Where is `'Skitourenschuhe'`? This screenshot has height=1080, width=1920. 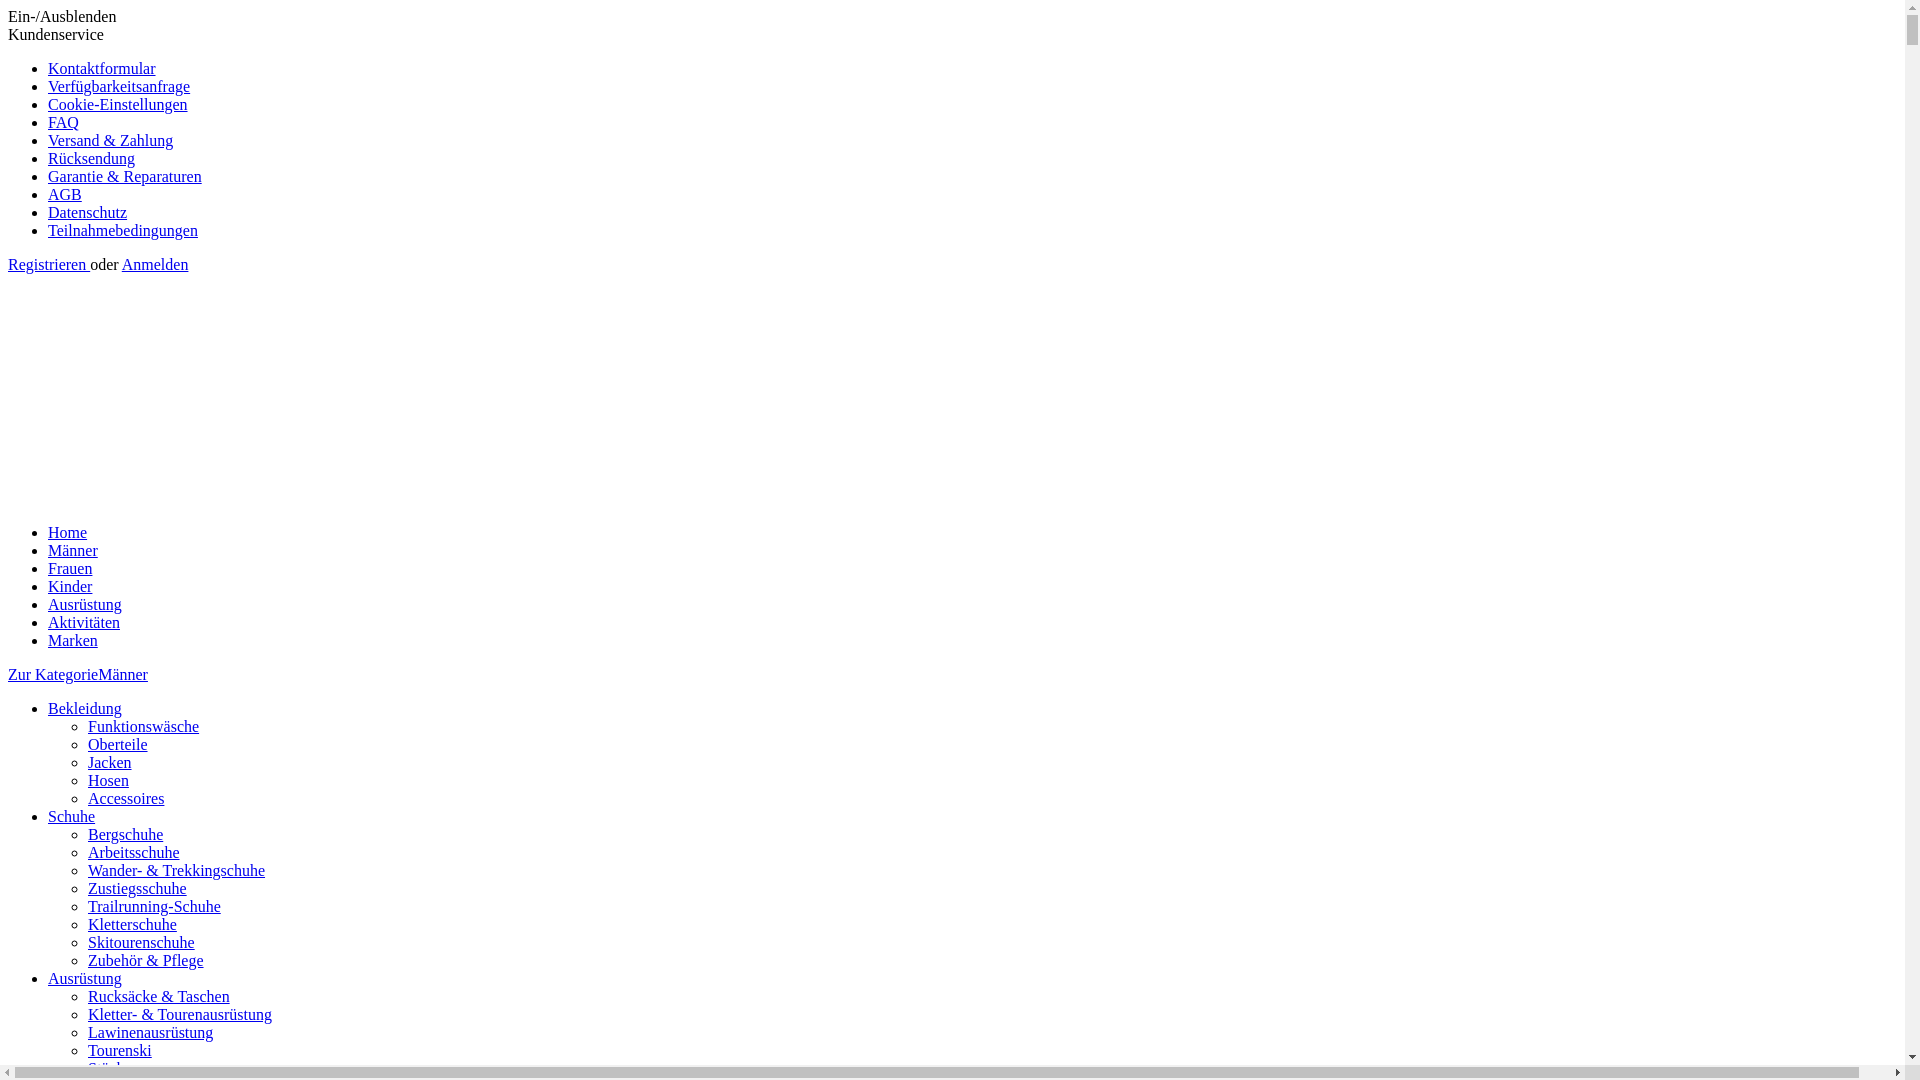 'Skitourenschuhe' is located at coordinates (140, 942).